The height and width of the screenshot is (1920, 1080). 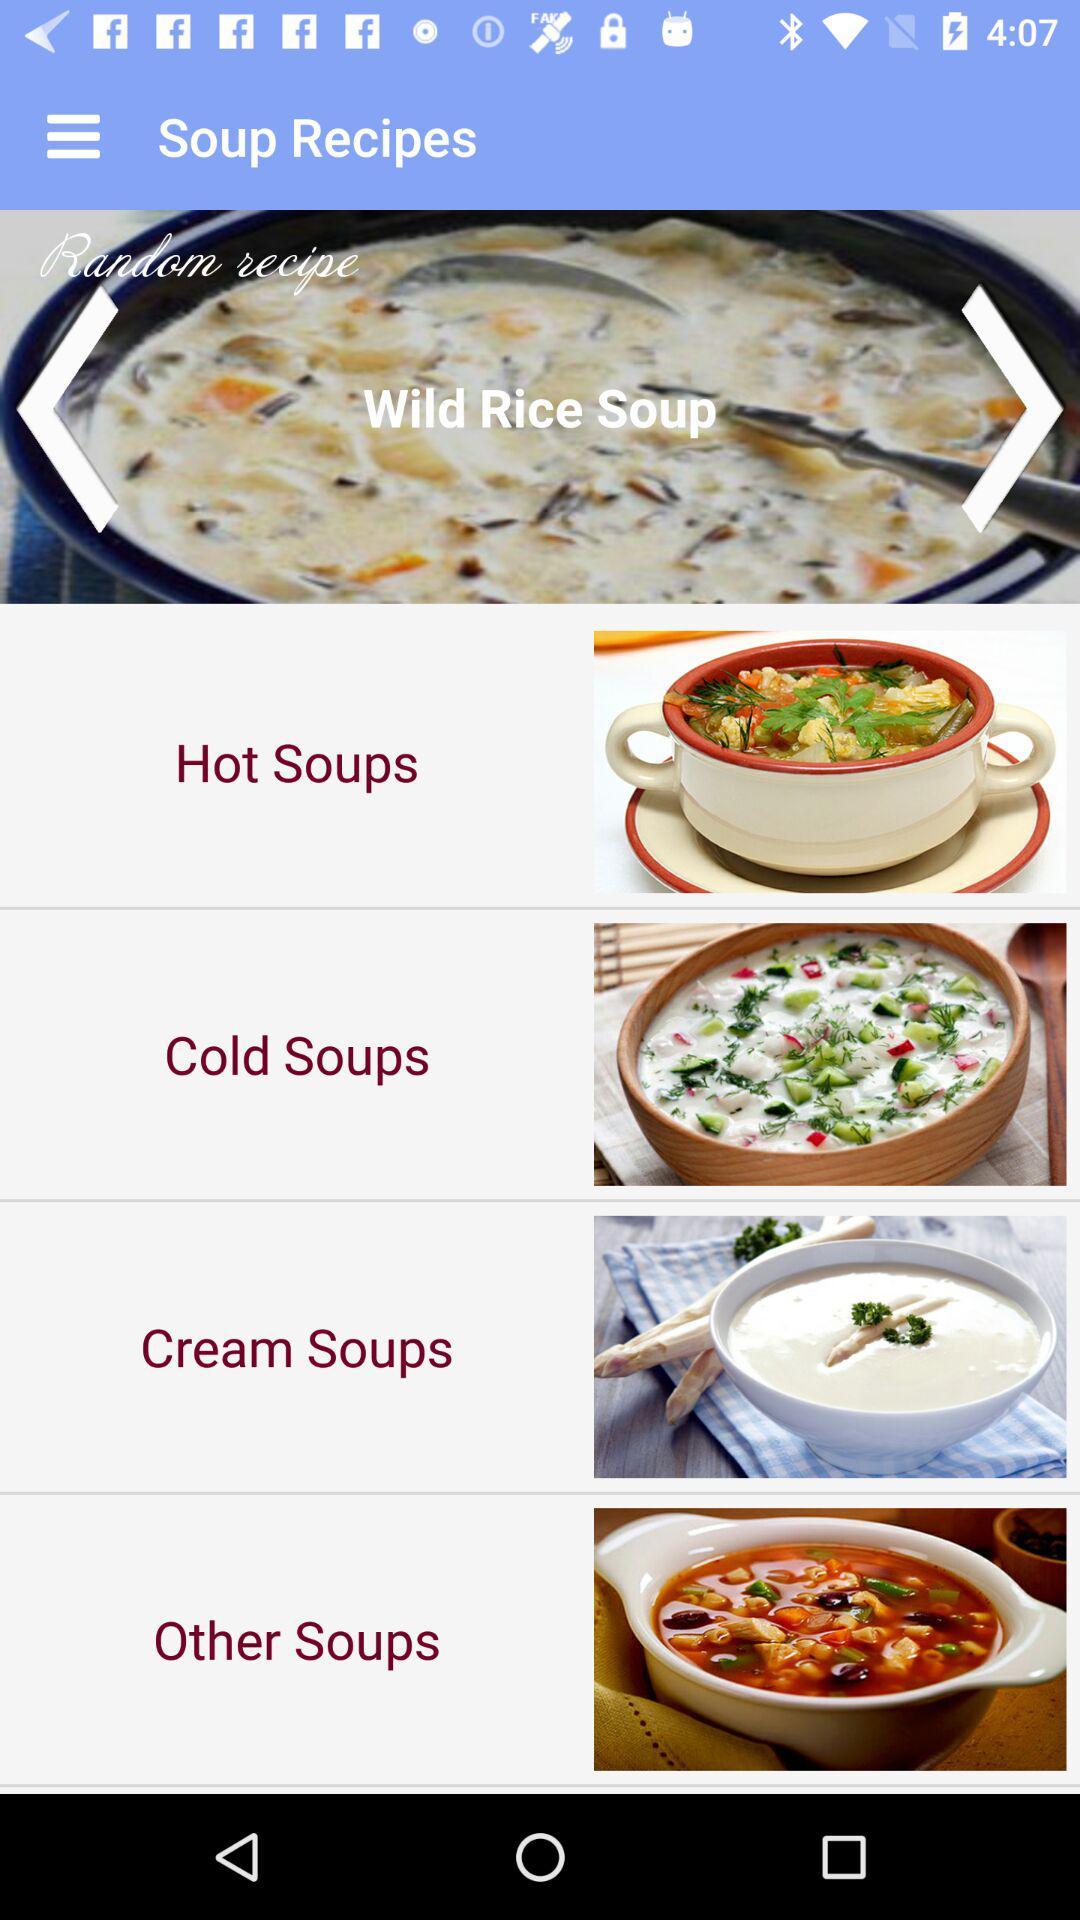 What do you see at coordinates (297, 1346) in the screenshot?
I see `cream soups` at bounding box center [297, 1346].